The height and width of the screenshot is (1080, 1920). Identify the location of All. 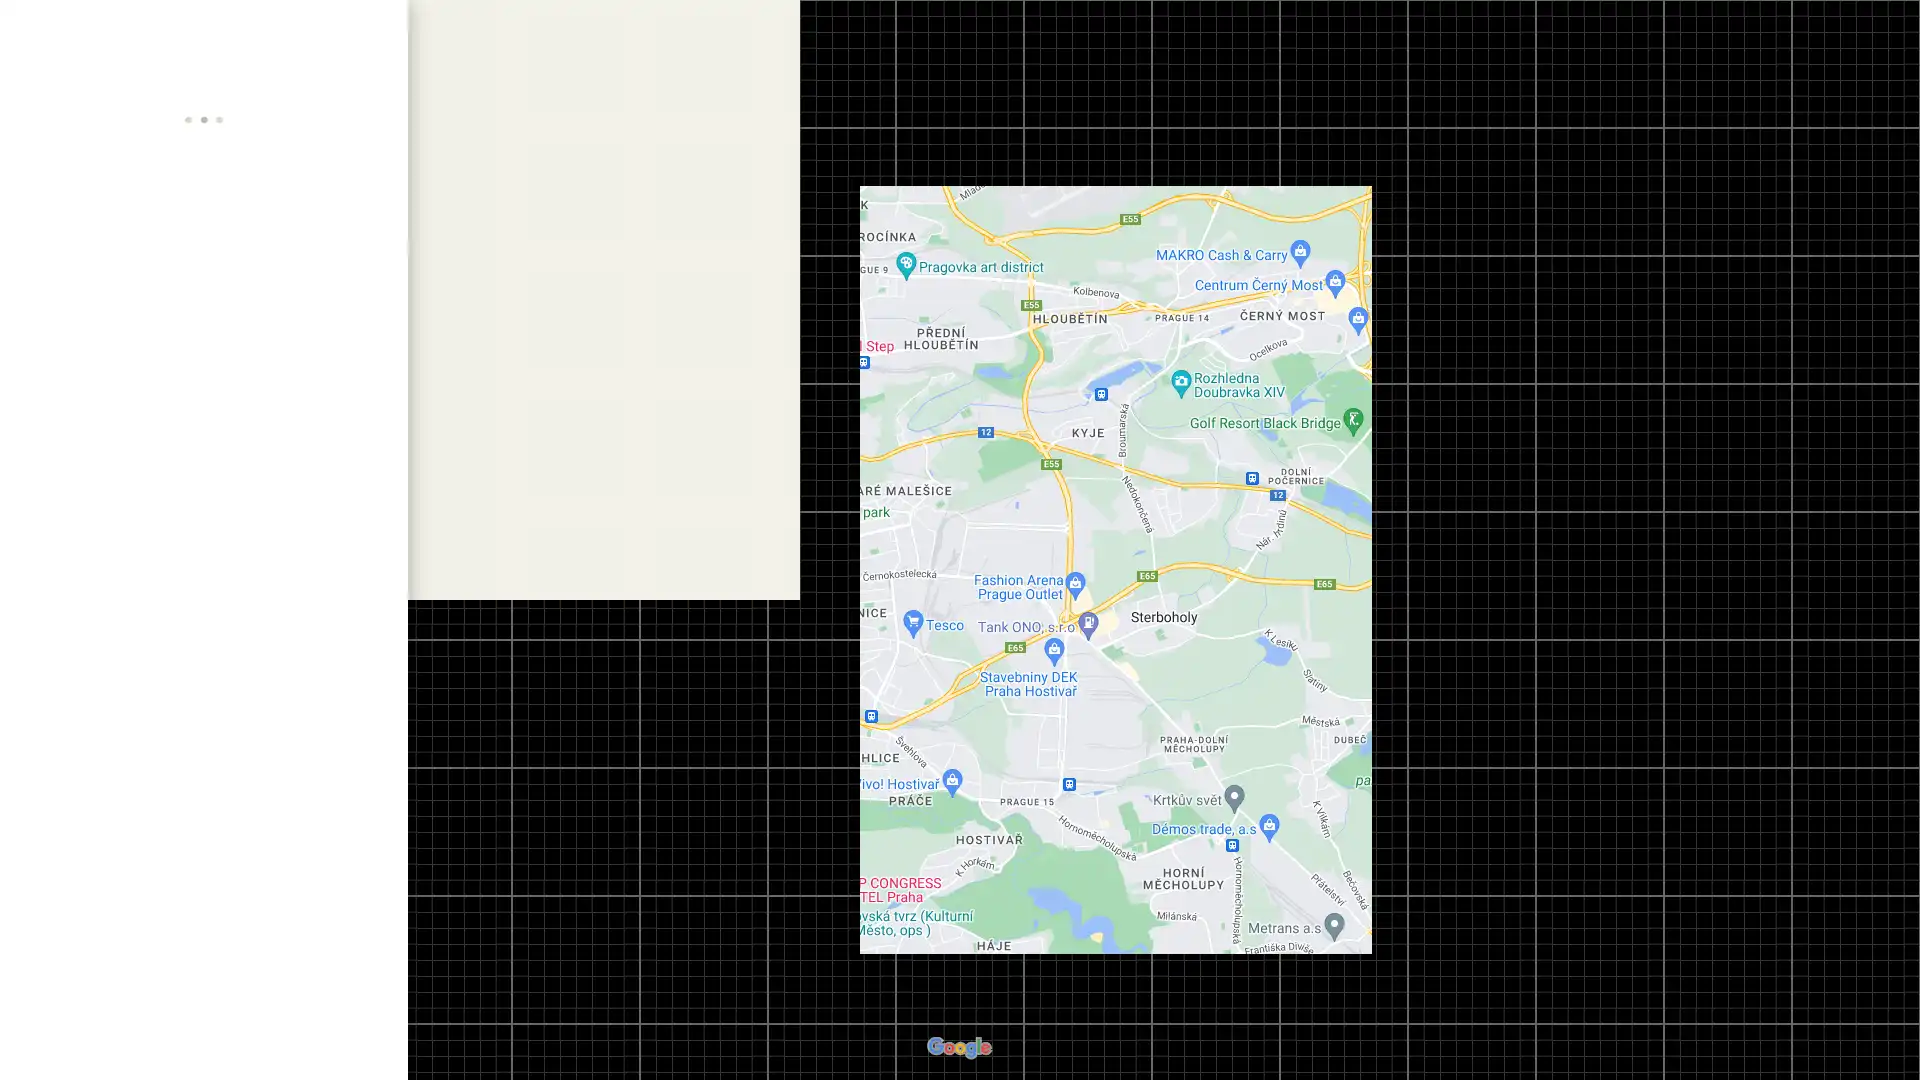
(80, 978).